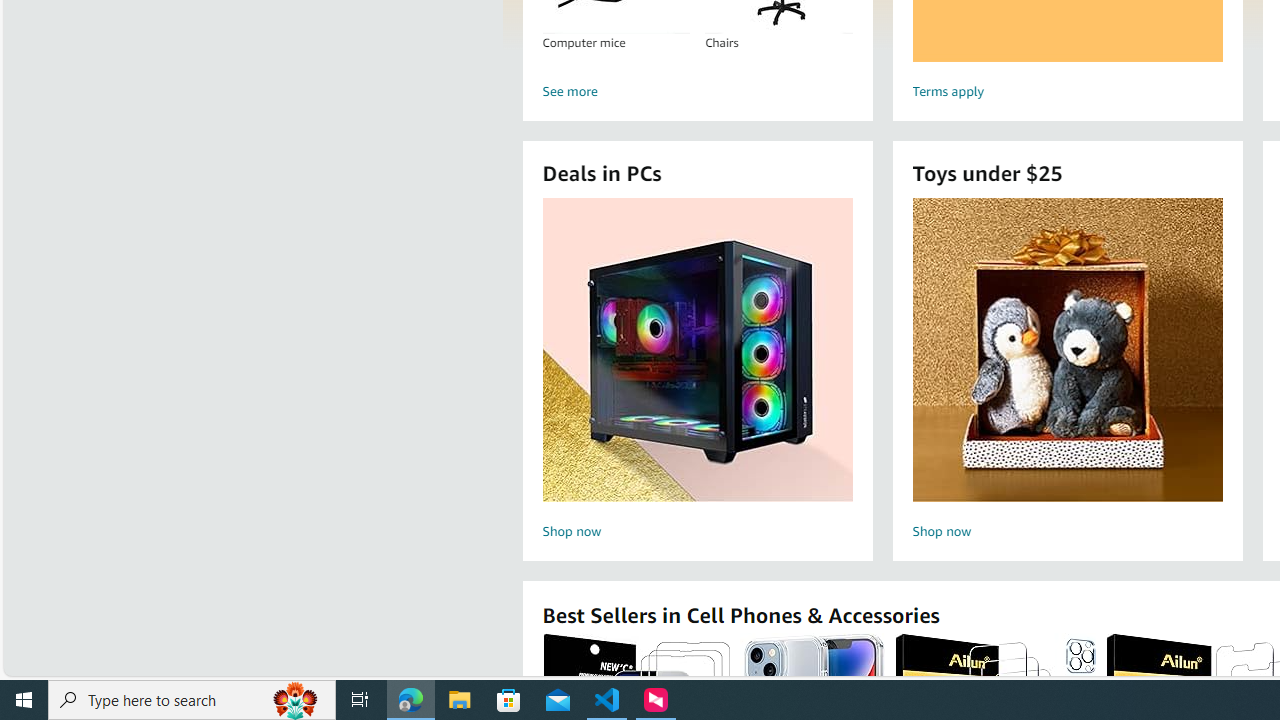  Describe the element at coordinates (697, 371) in the screenshot. I see `'Deals in PCs Shop now'` at that location.